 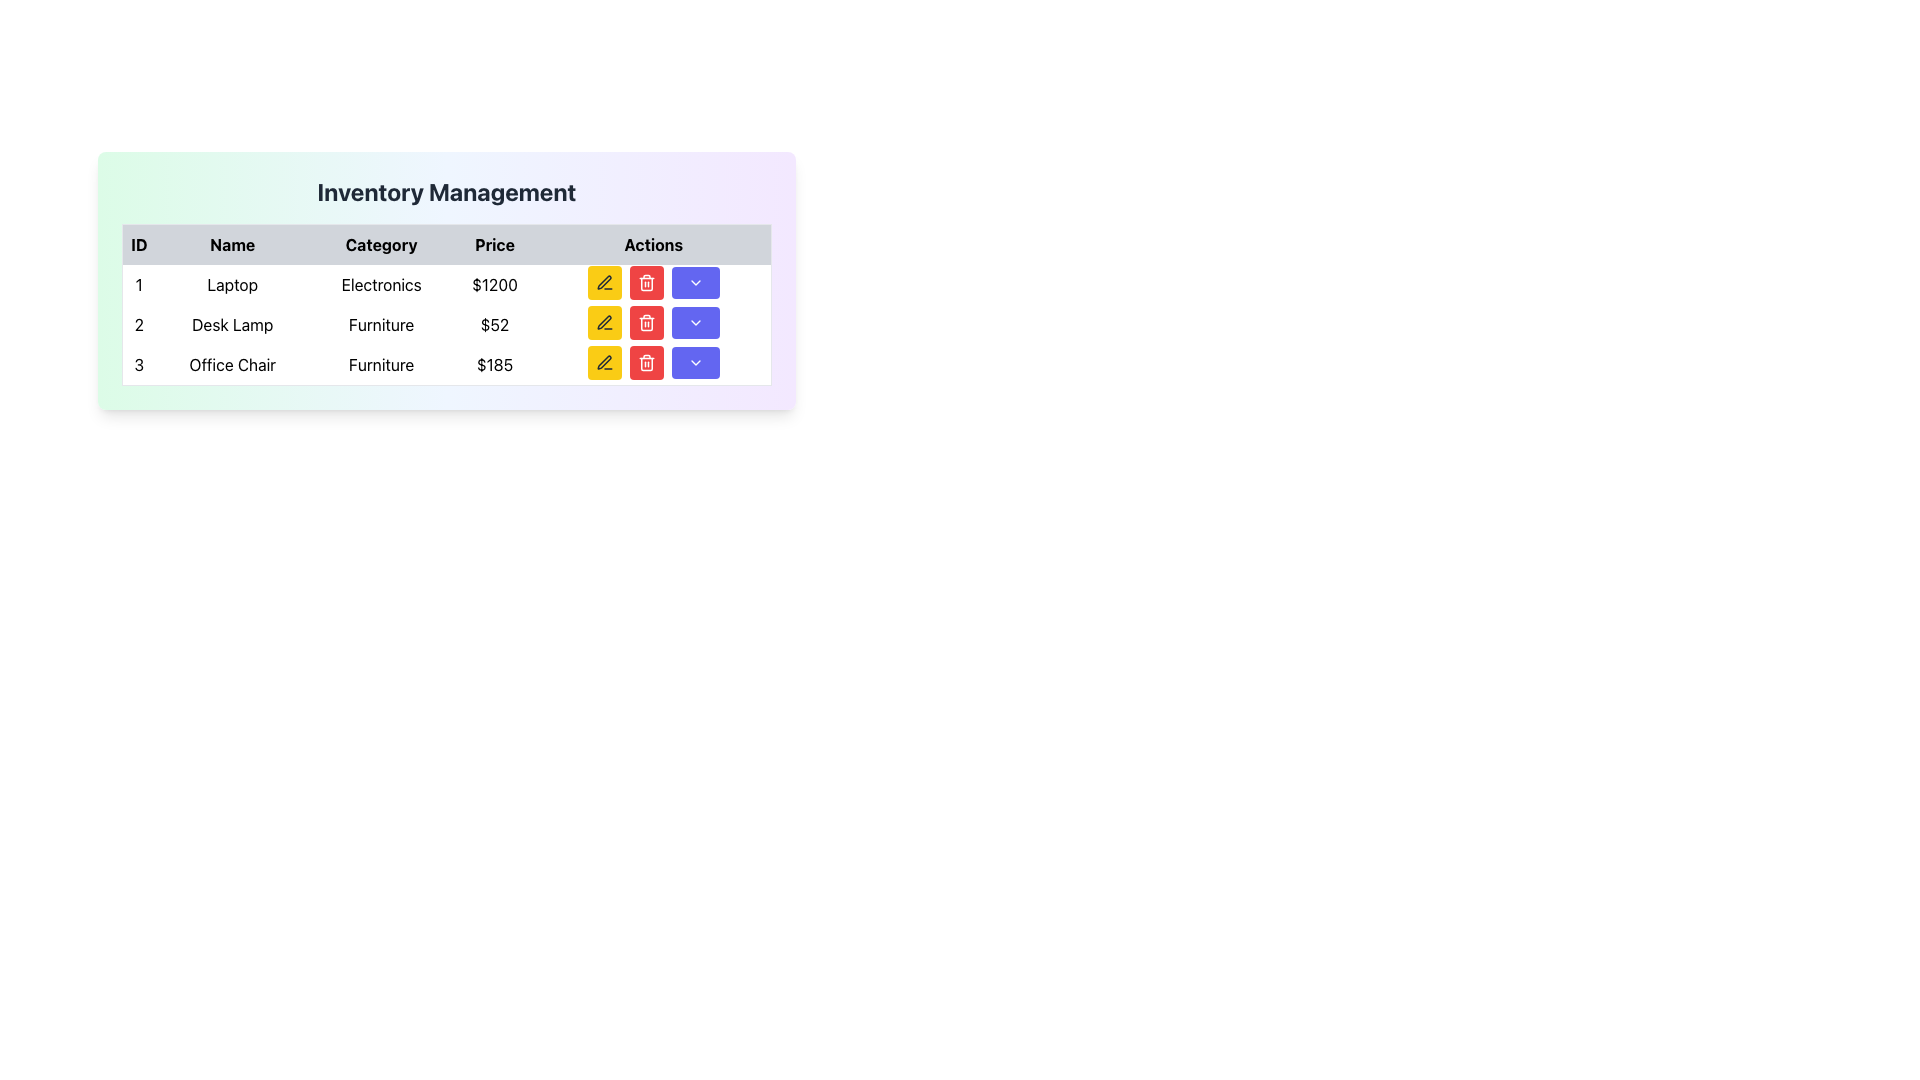 What do you see at coordinates (603, 322) in the screenshot?
I see `the edit button located in the second row of the table under the 'Actions' column` at bounding box center [603, 322].